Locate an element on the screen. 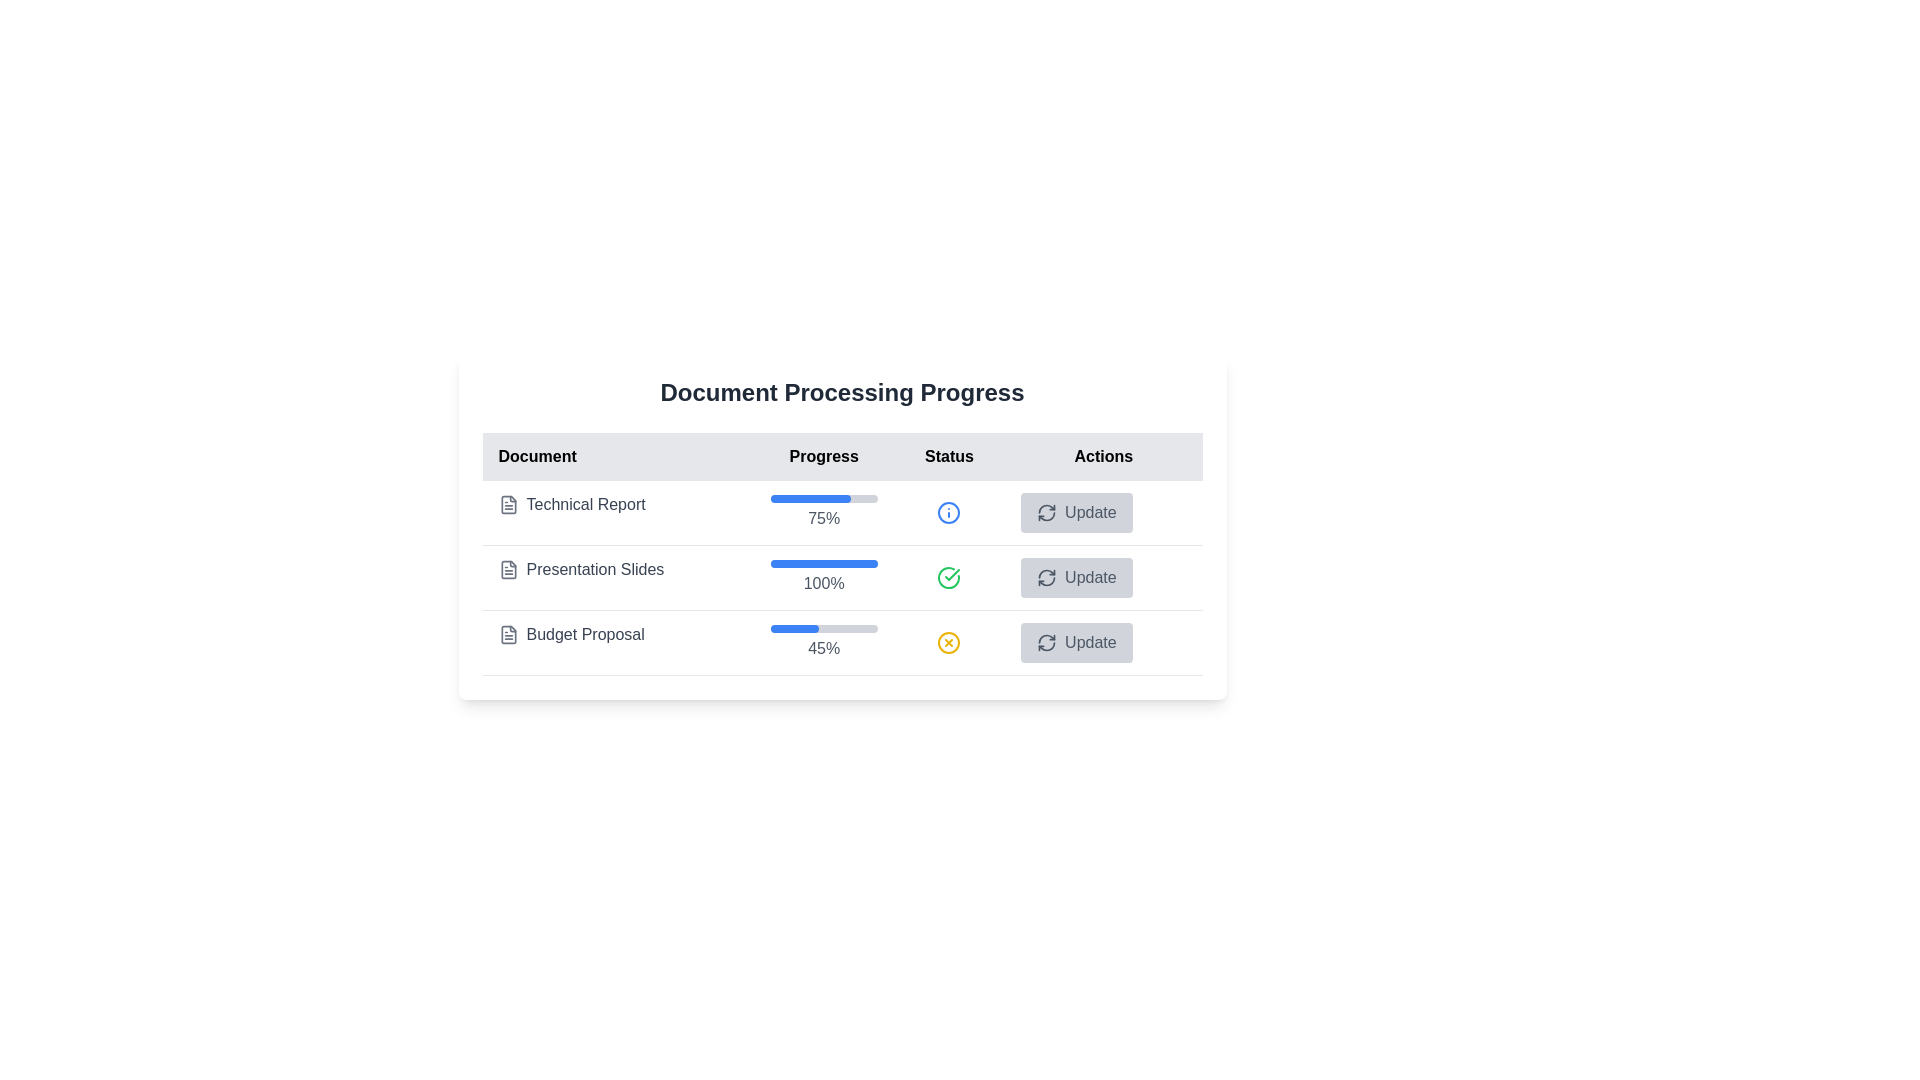  the SVG Circle in the 'Status' column of the first row corresponding to the 'Technical Report' entry in the table is located at coordinates (948, 512).